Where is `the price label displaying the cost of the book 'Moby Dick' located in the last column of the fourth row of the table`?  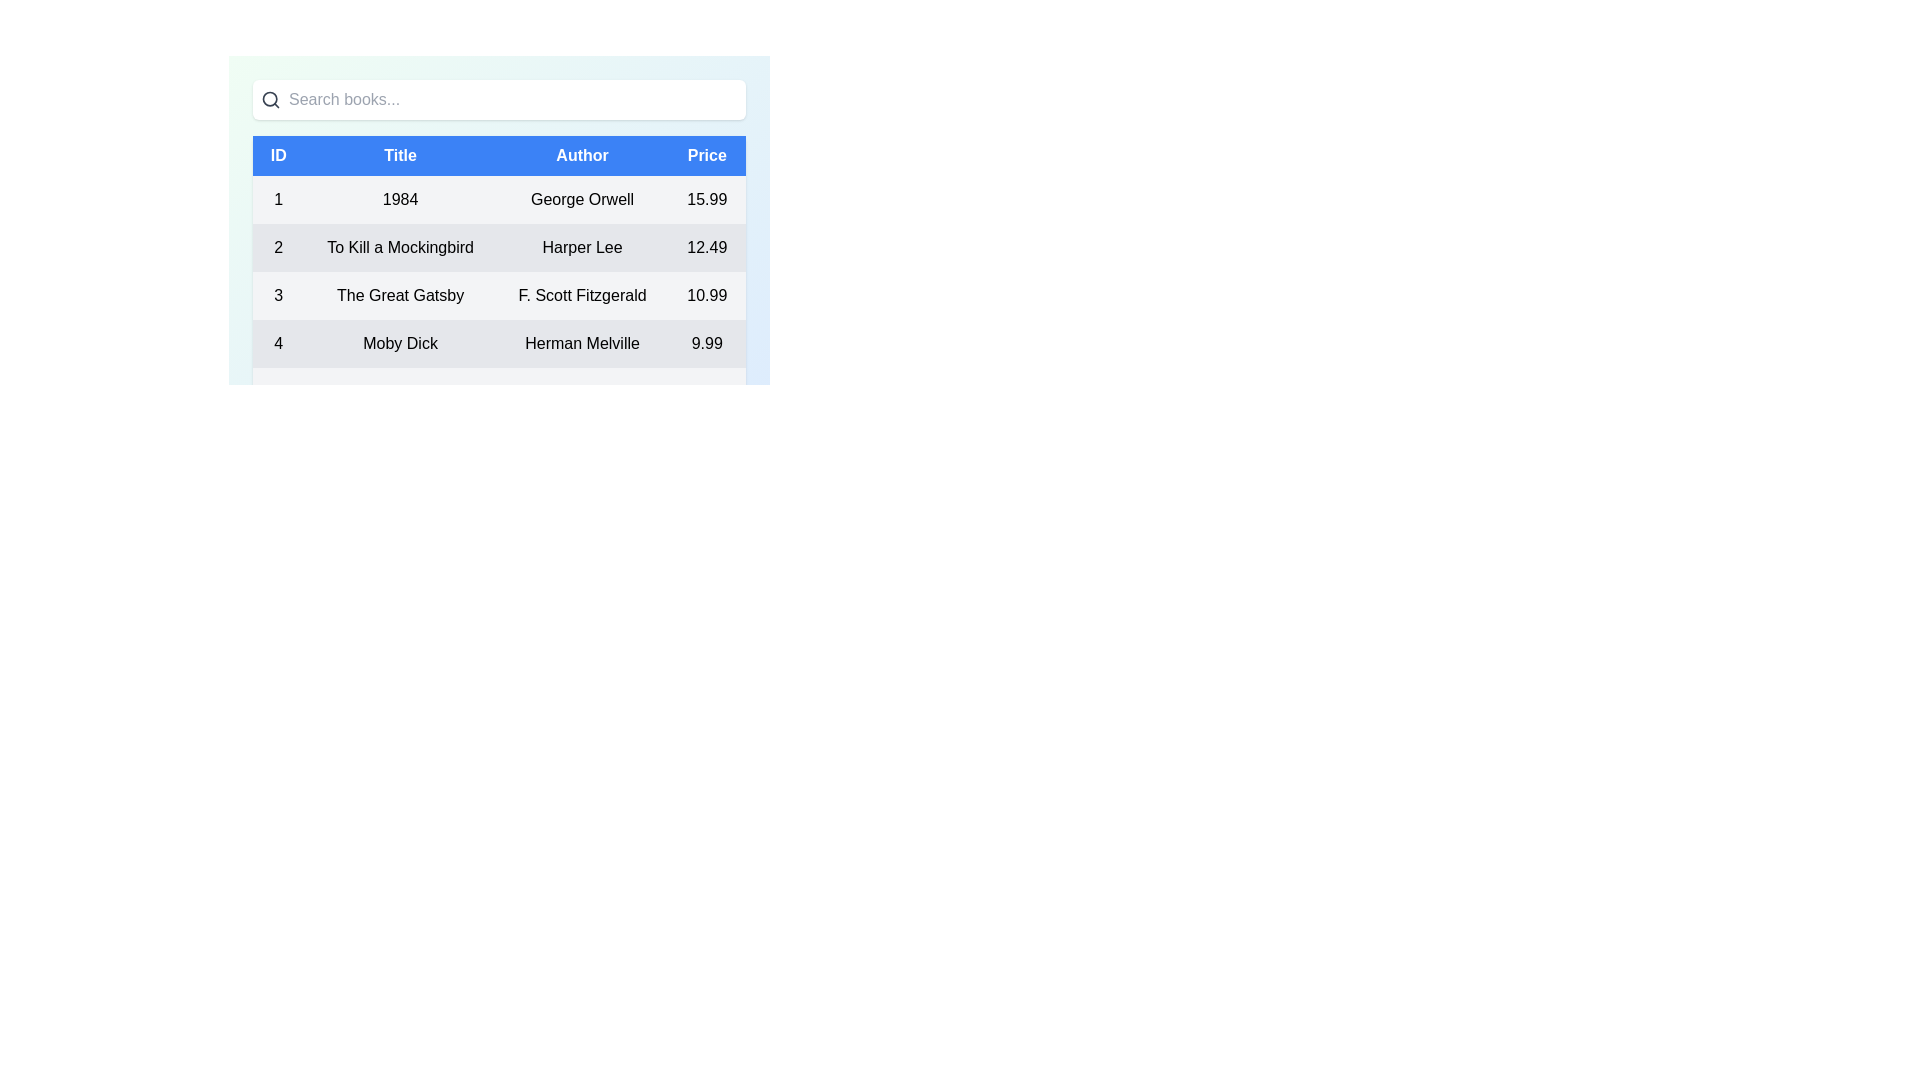
the price label displaying the cost of the book 'Moby Dick' located in the last column of the fourth row of the table is located at coordinates (707, 342).